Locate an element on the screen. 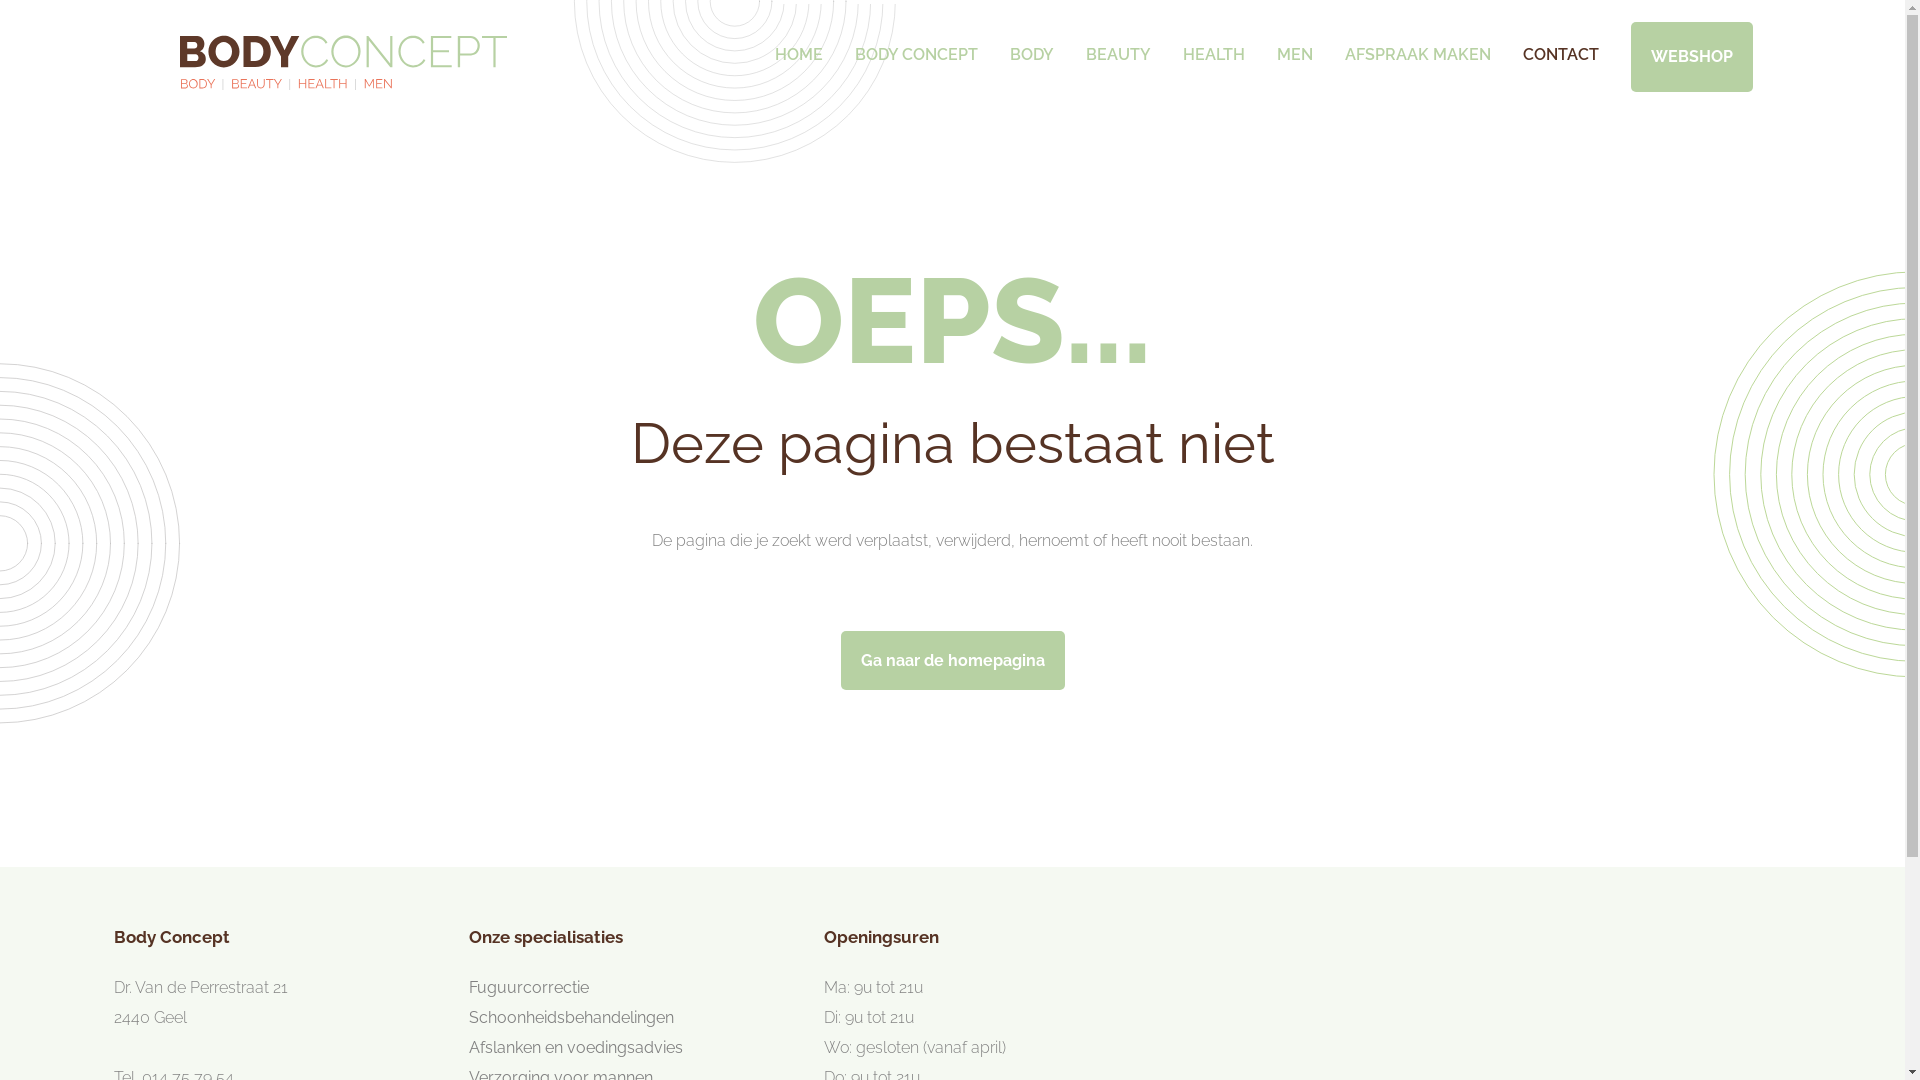 Image resolution: width=1920 pixels, height=1080 pixels. 'Ga naar de homepagina' is located at coordinates (950, 660).